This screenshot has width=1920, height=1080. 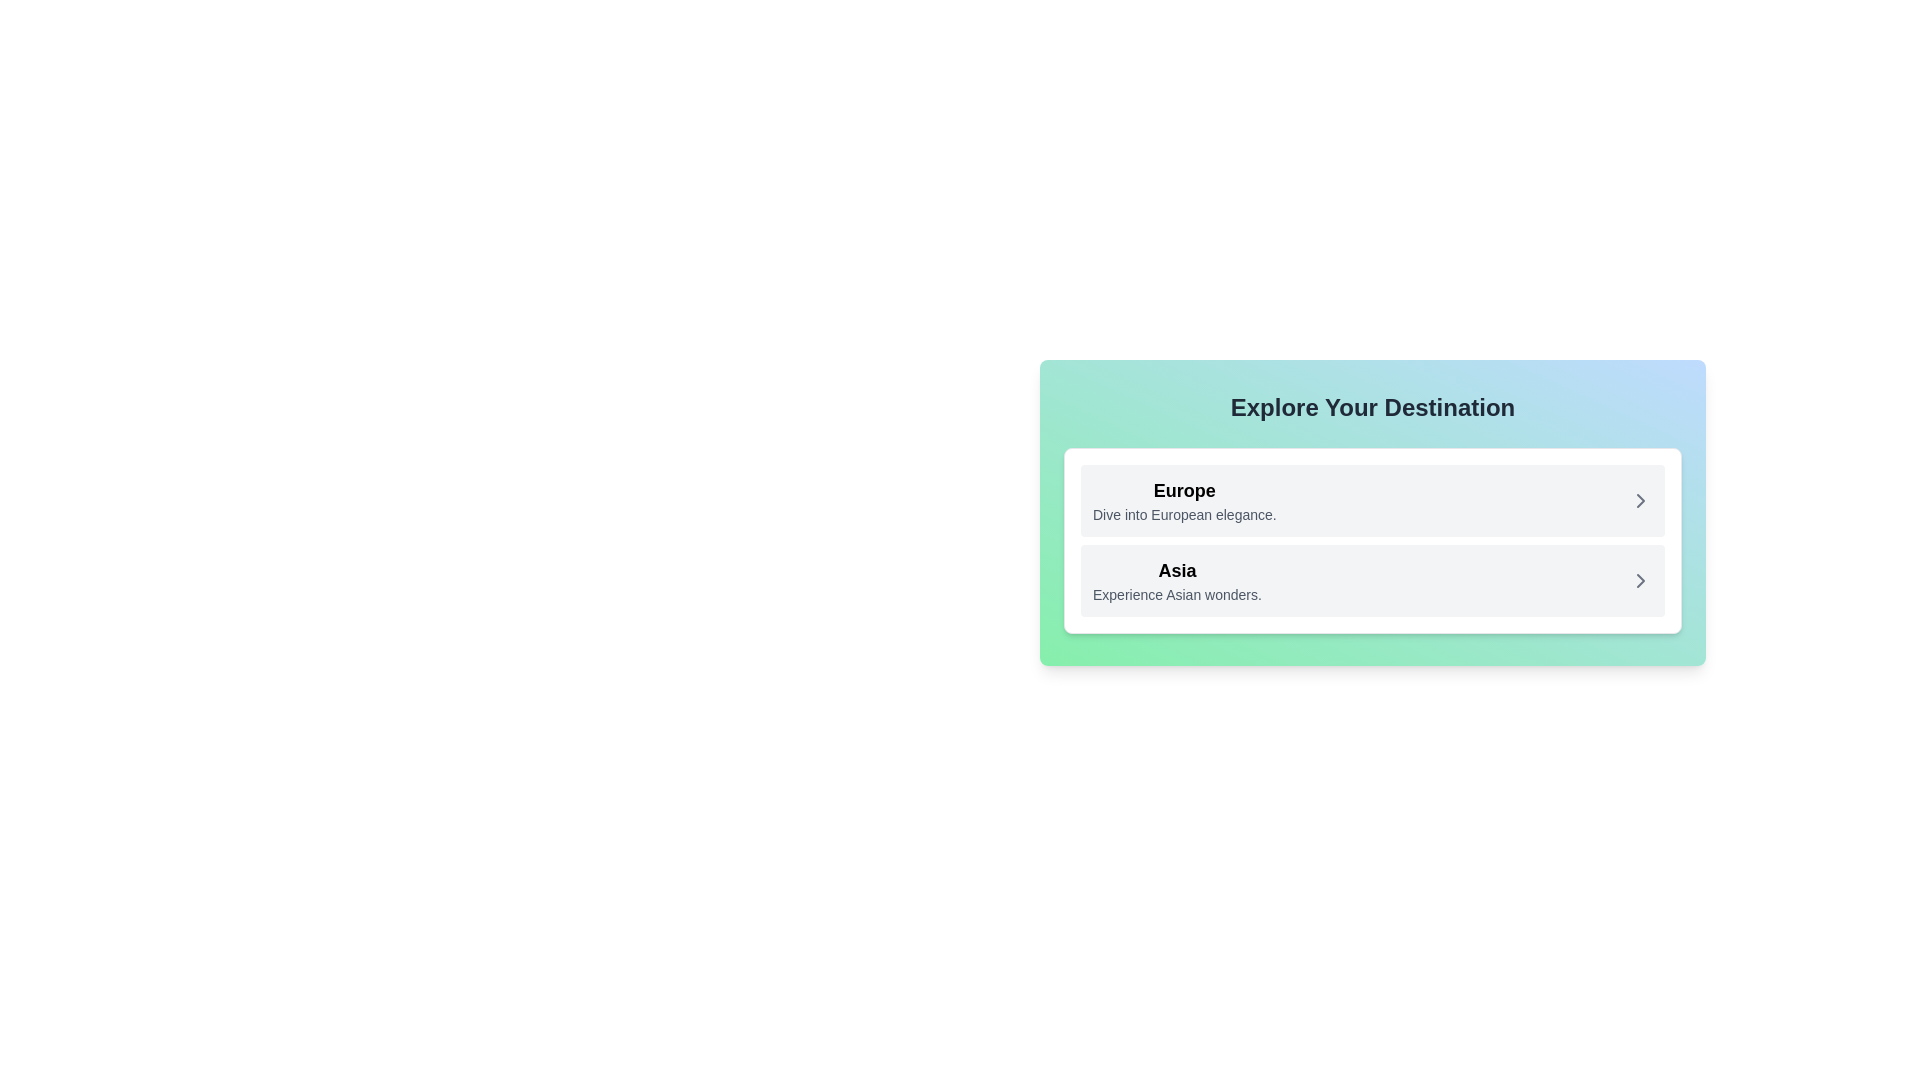 What do you see at coordinates (1641, 500) in the screenshot?
I see `the Chevron icon located on the right side of the 'Europe' content box` at bounding box center [1641, 500].